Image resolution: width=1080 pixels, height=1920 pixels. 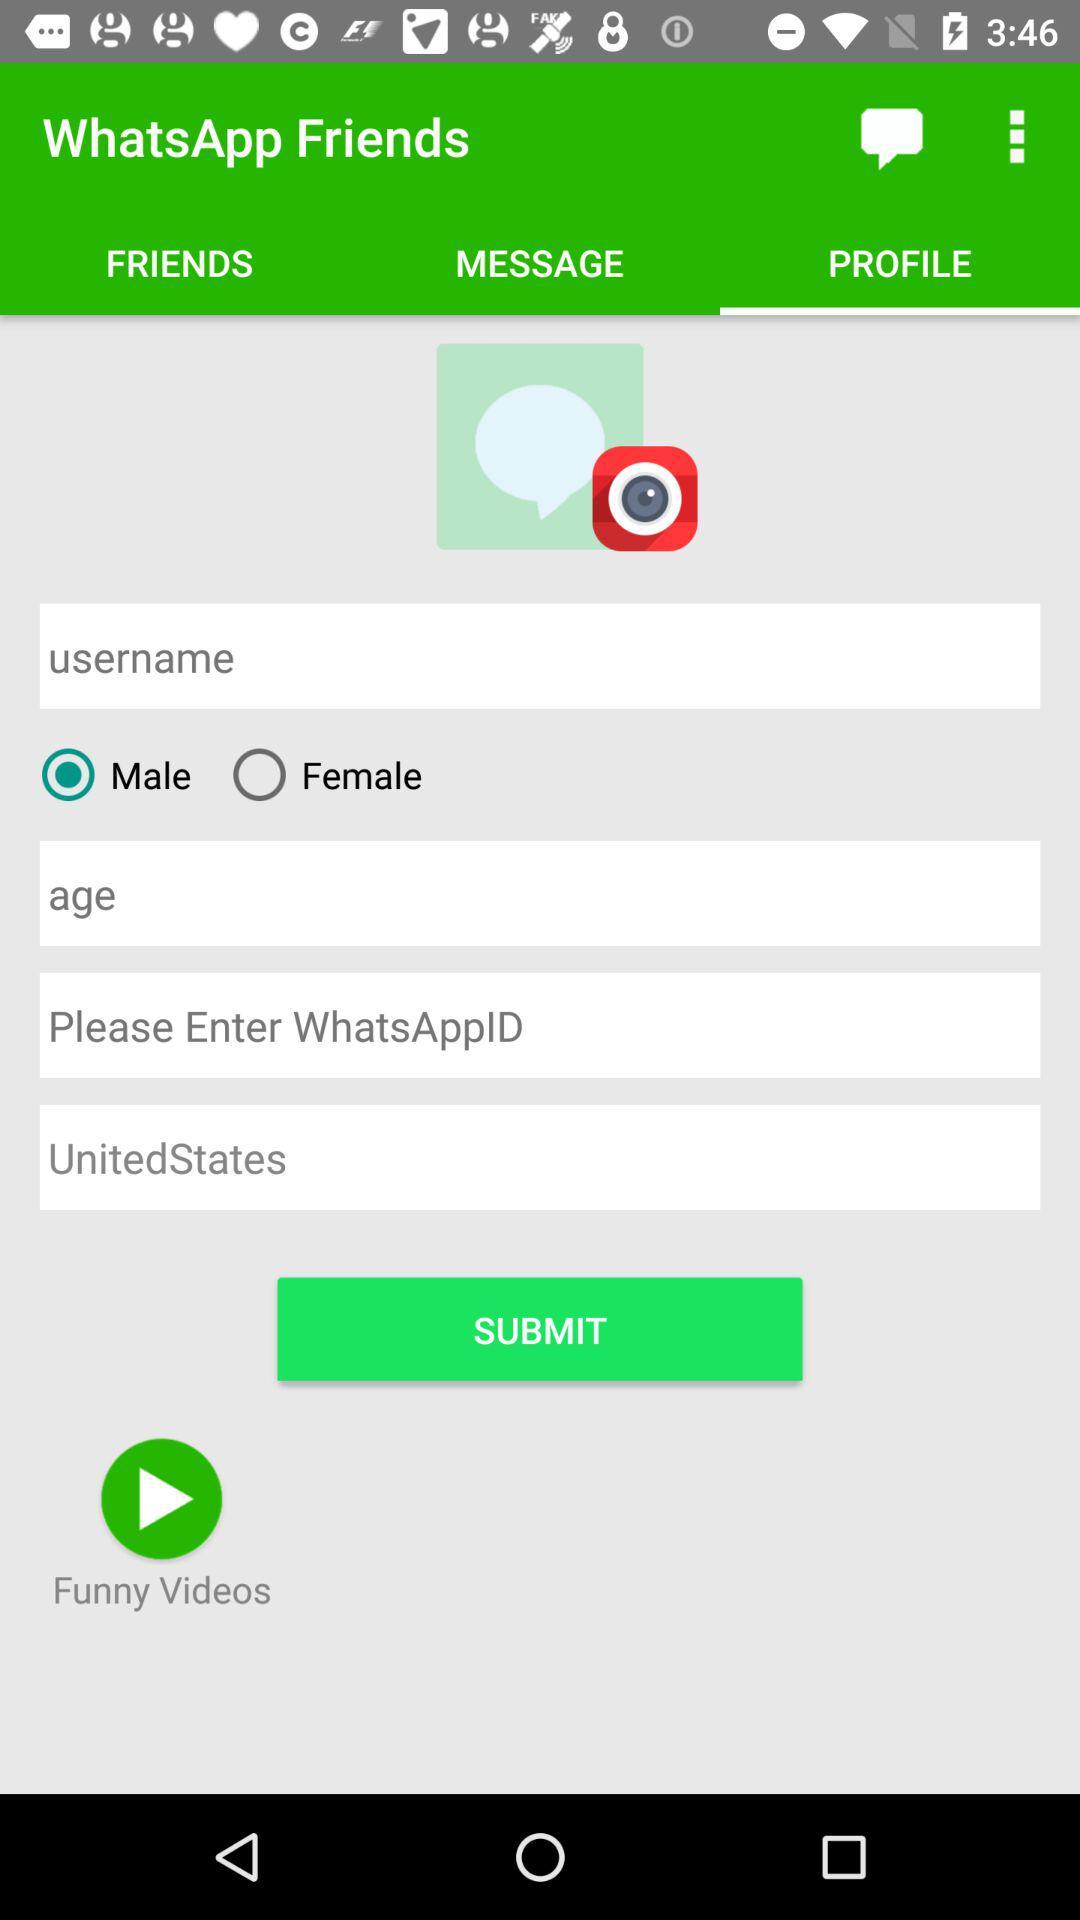 What do you see at coordinates (1017, 135) in the screenshot?
I see `menu` at bounding box center [1017, 135].